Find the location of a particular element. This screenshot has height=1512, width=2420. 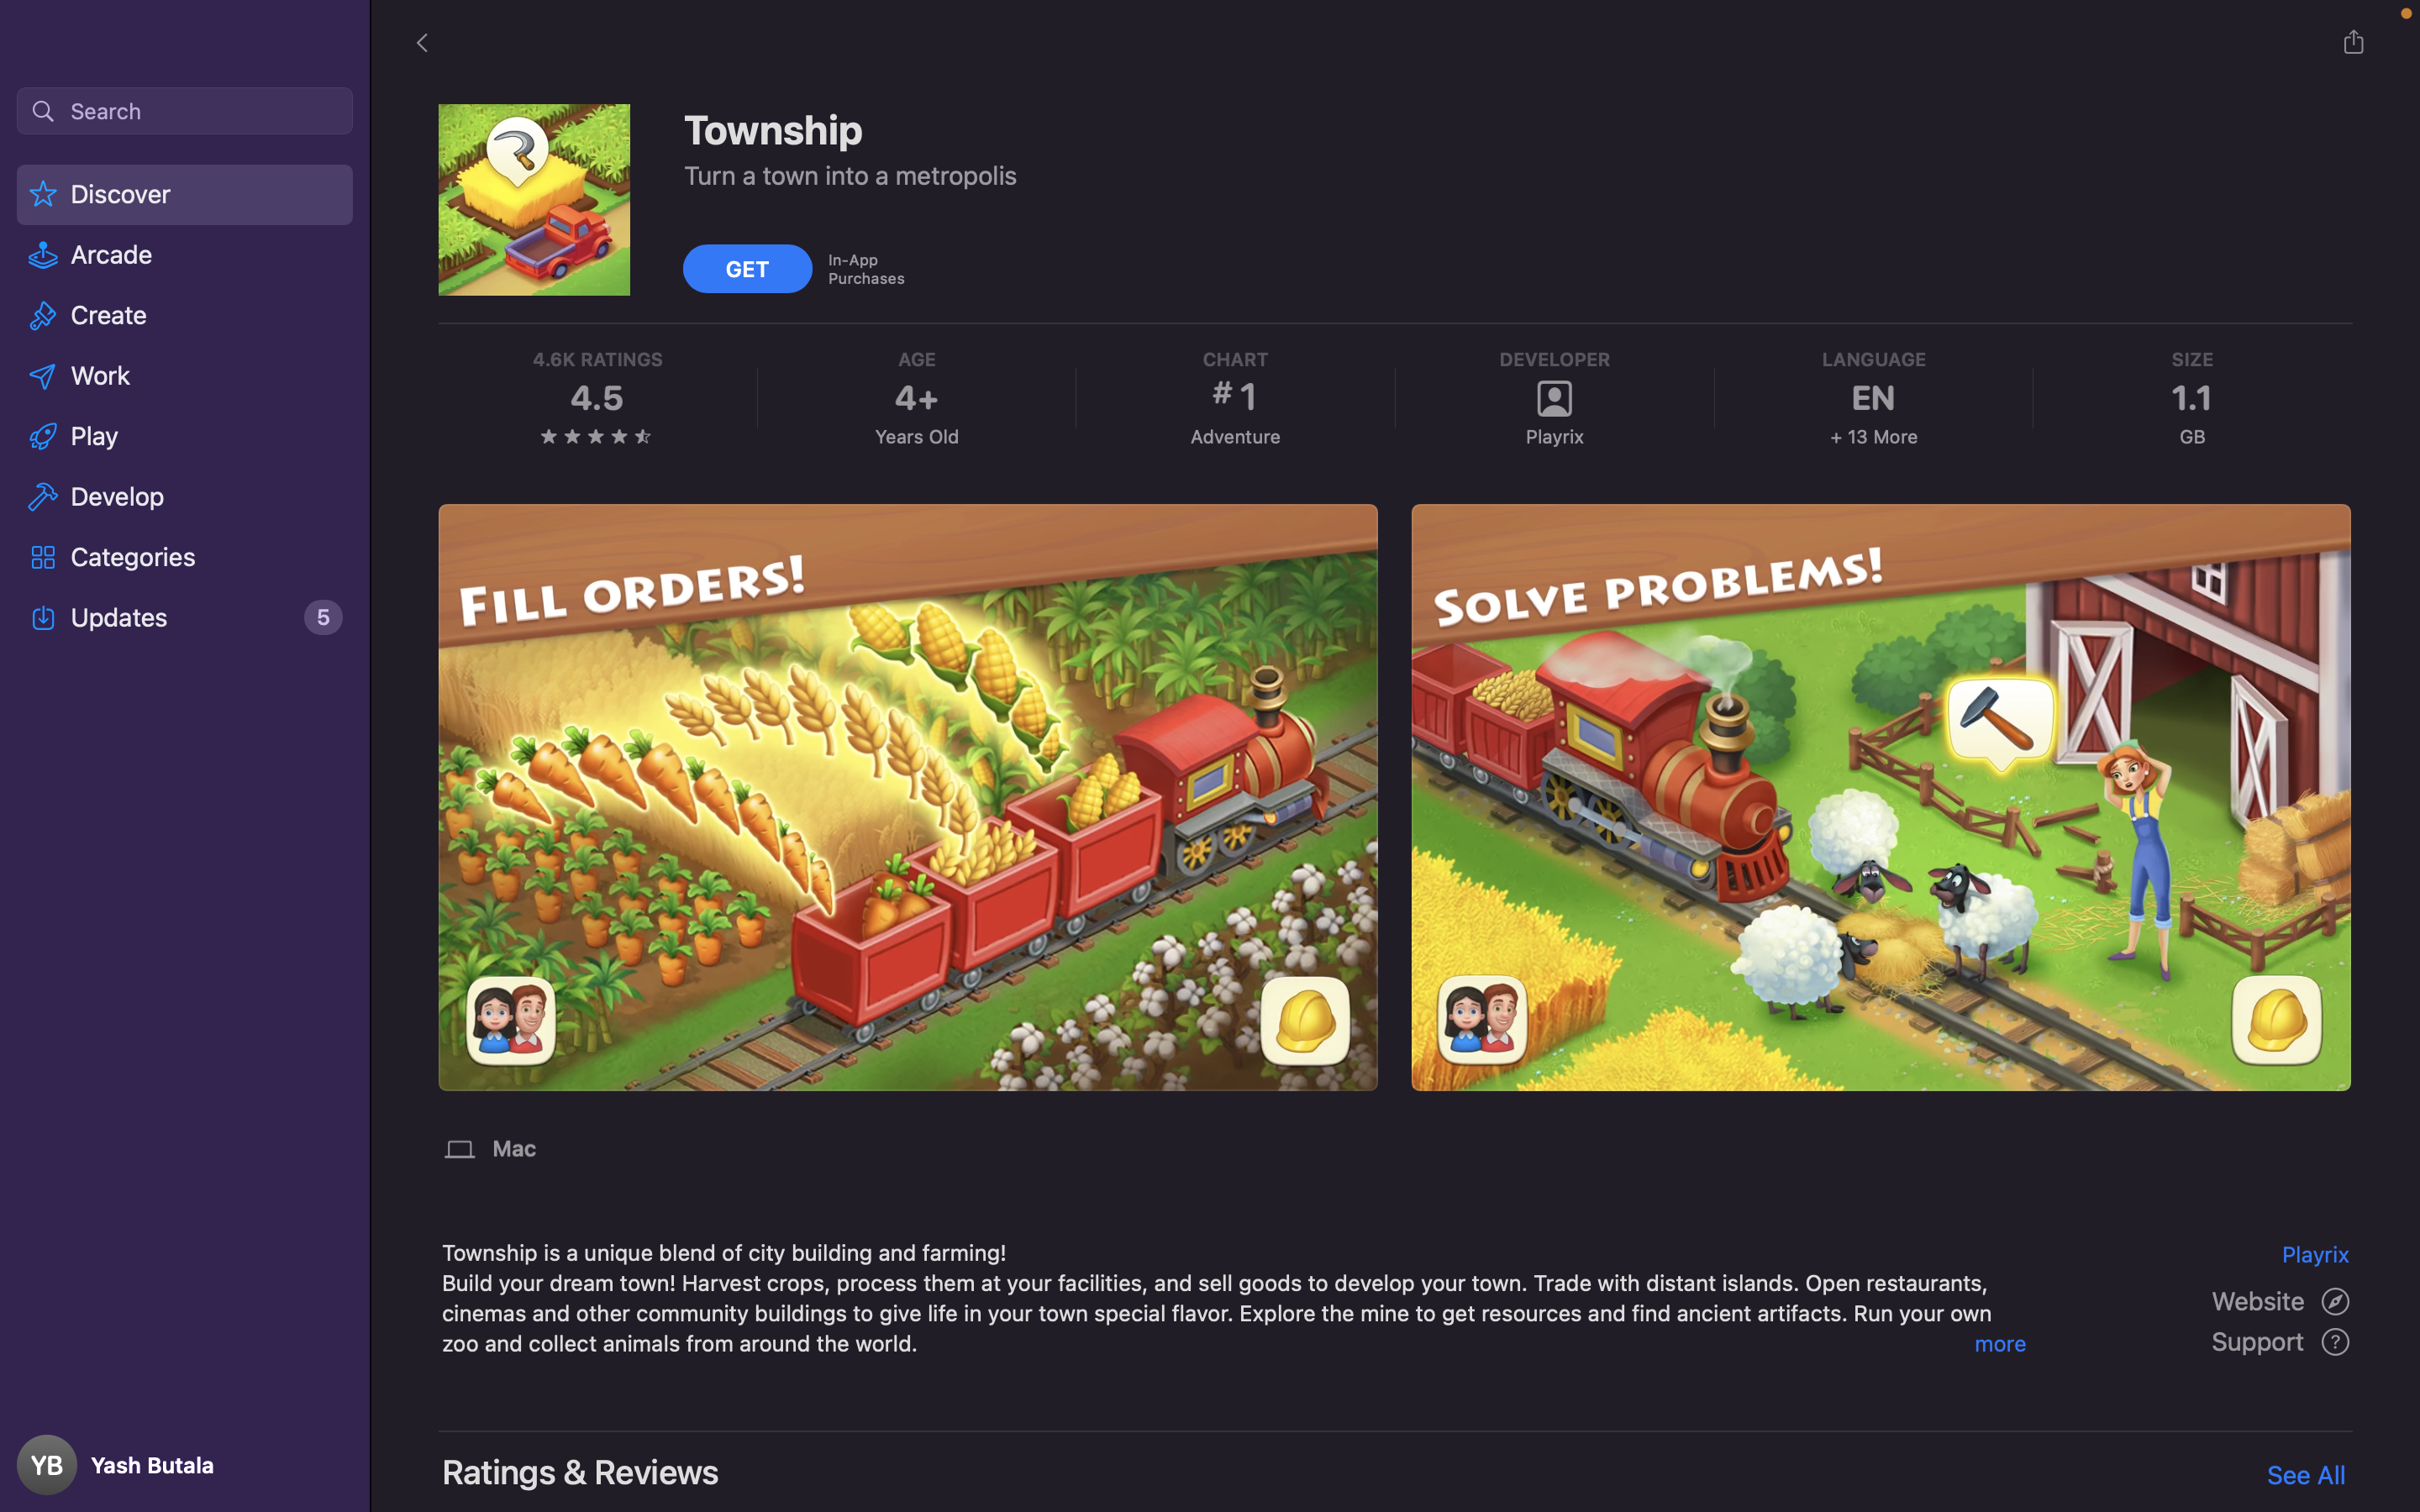

Clicking "get" and then selecting "In-App Purchases" will reveal the in-app purchases you can make is located at coordinates (749, 266).